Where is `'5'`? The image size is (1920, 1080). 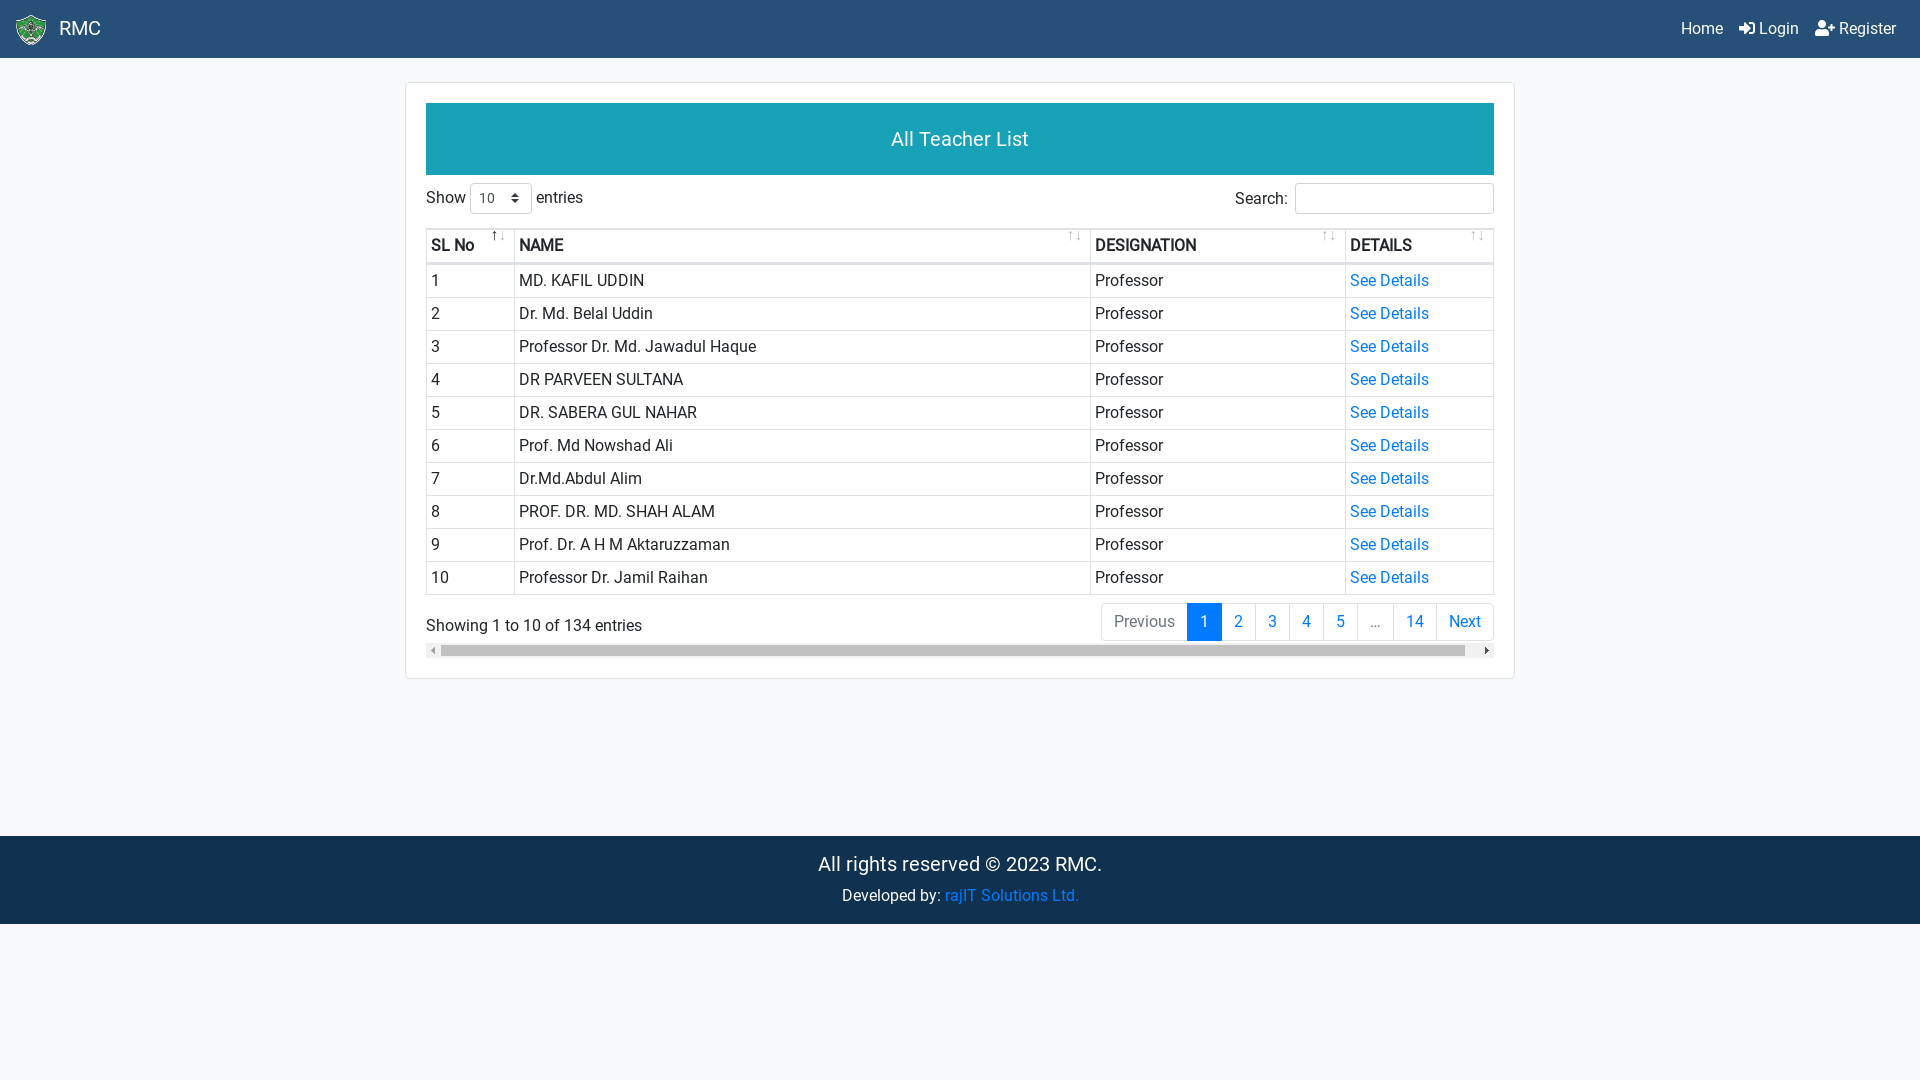
'5' is located at coordinates (1340, 620).